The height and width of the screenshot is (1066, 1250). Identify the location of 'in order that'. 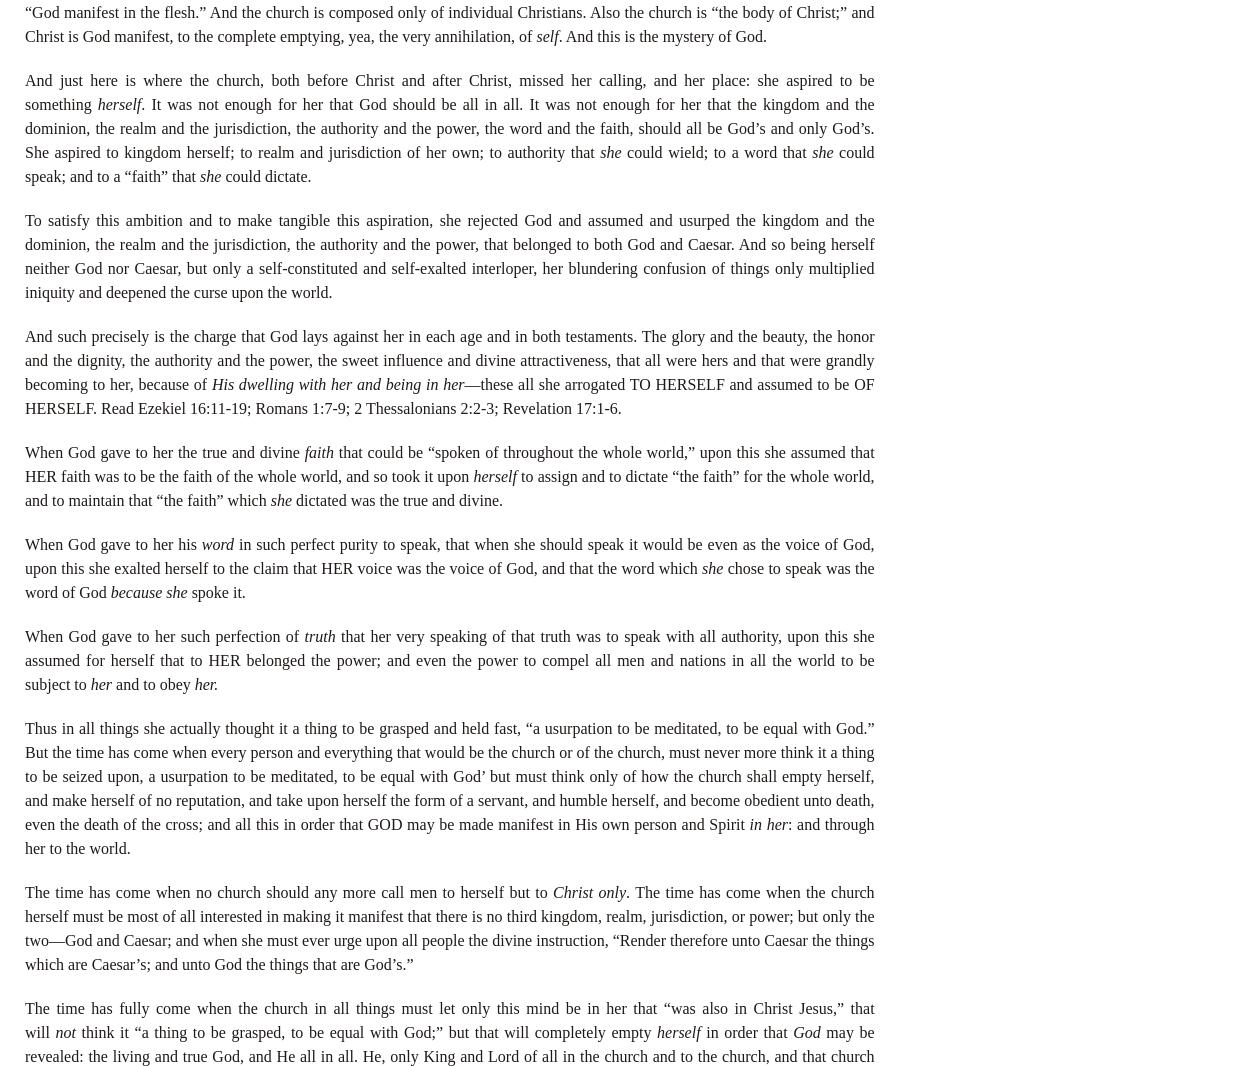
(745, 1031).